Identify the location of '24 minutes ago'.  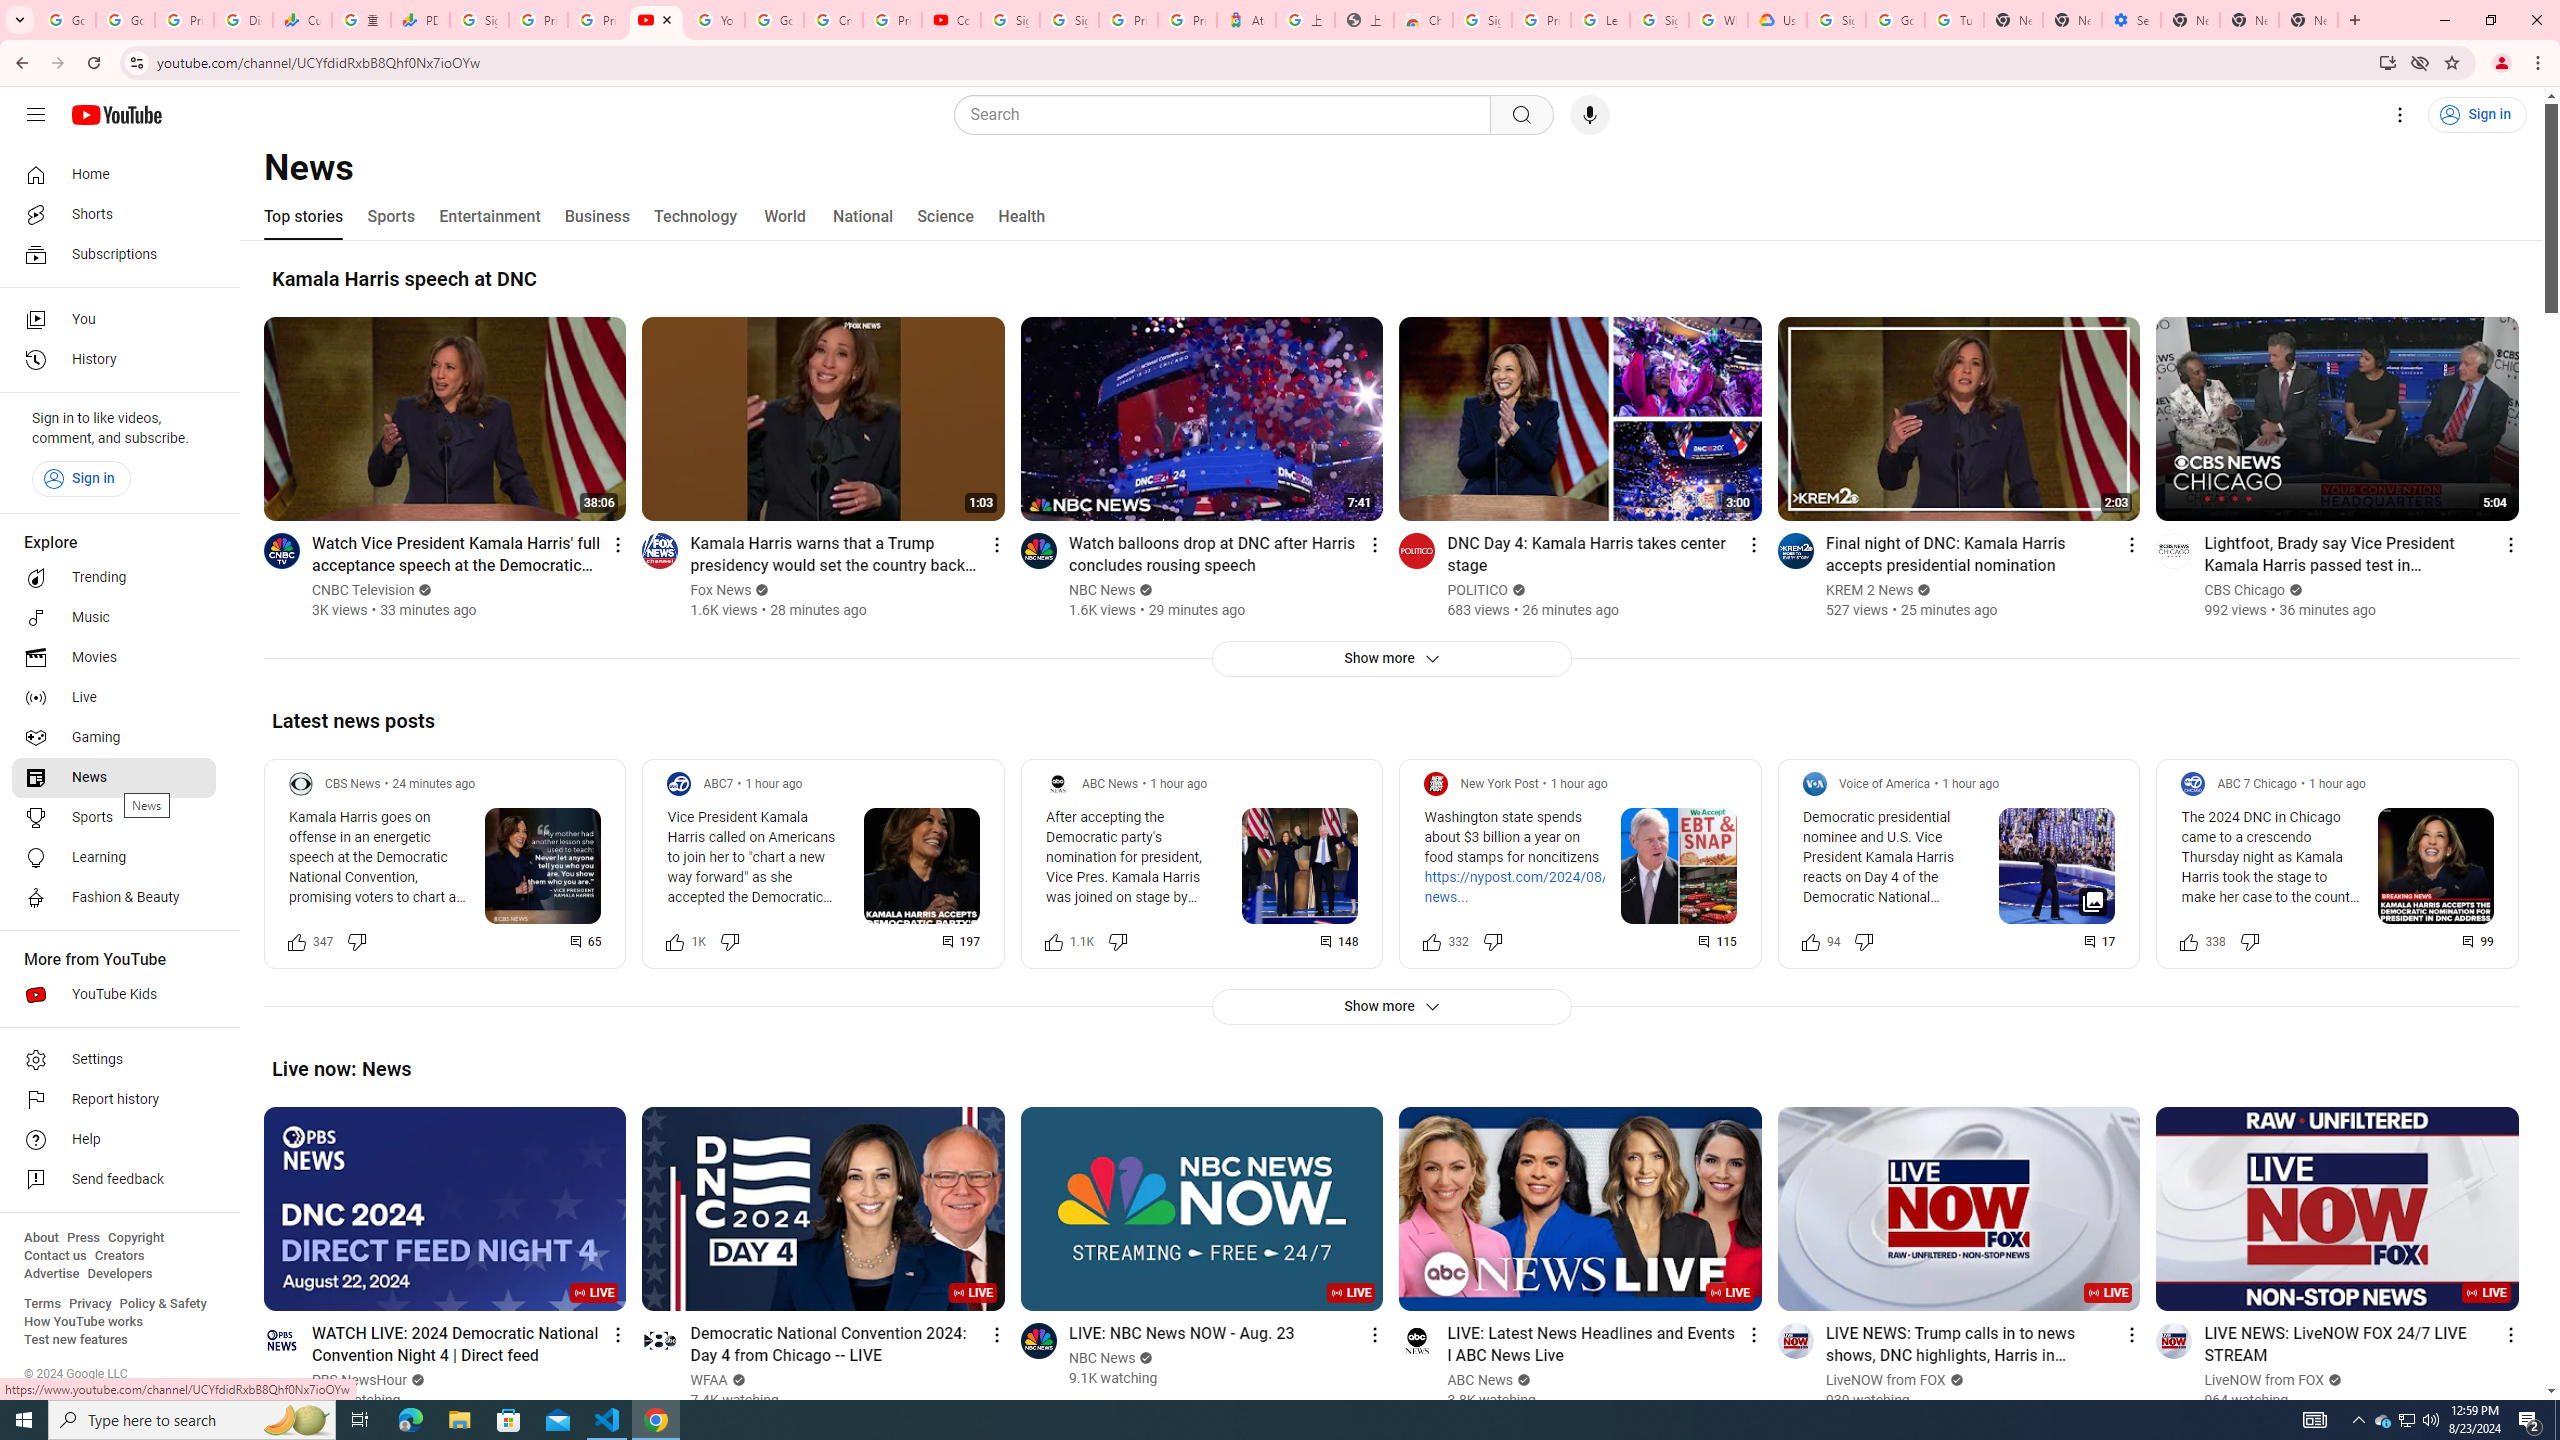
(432, 784).